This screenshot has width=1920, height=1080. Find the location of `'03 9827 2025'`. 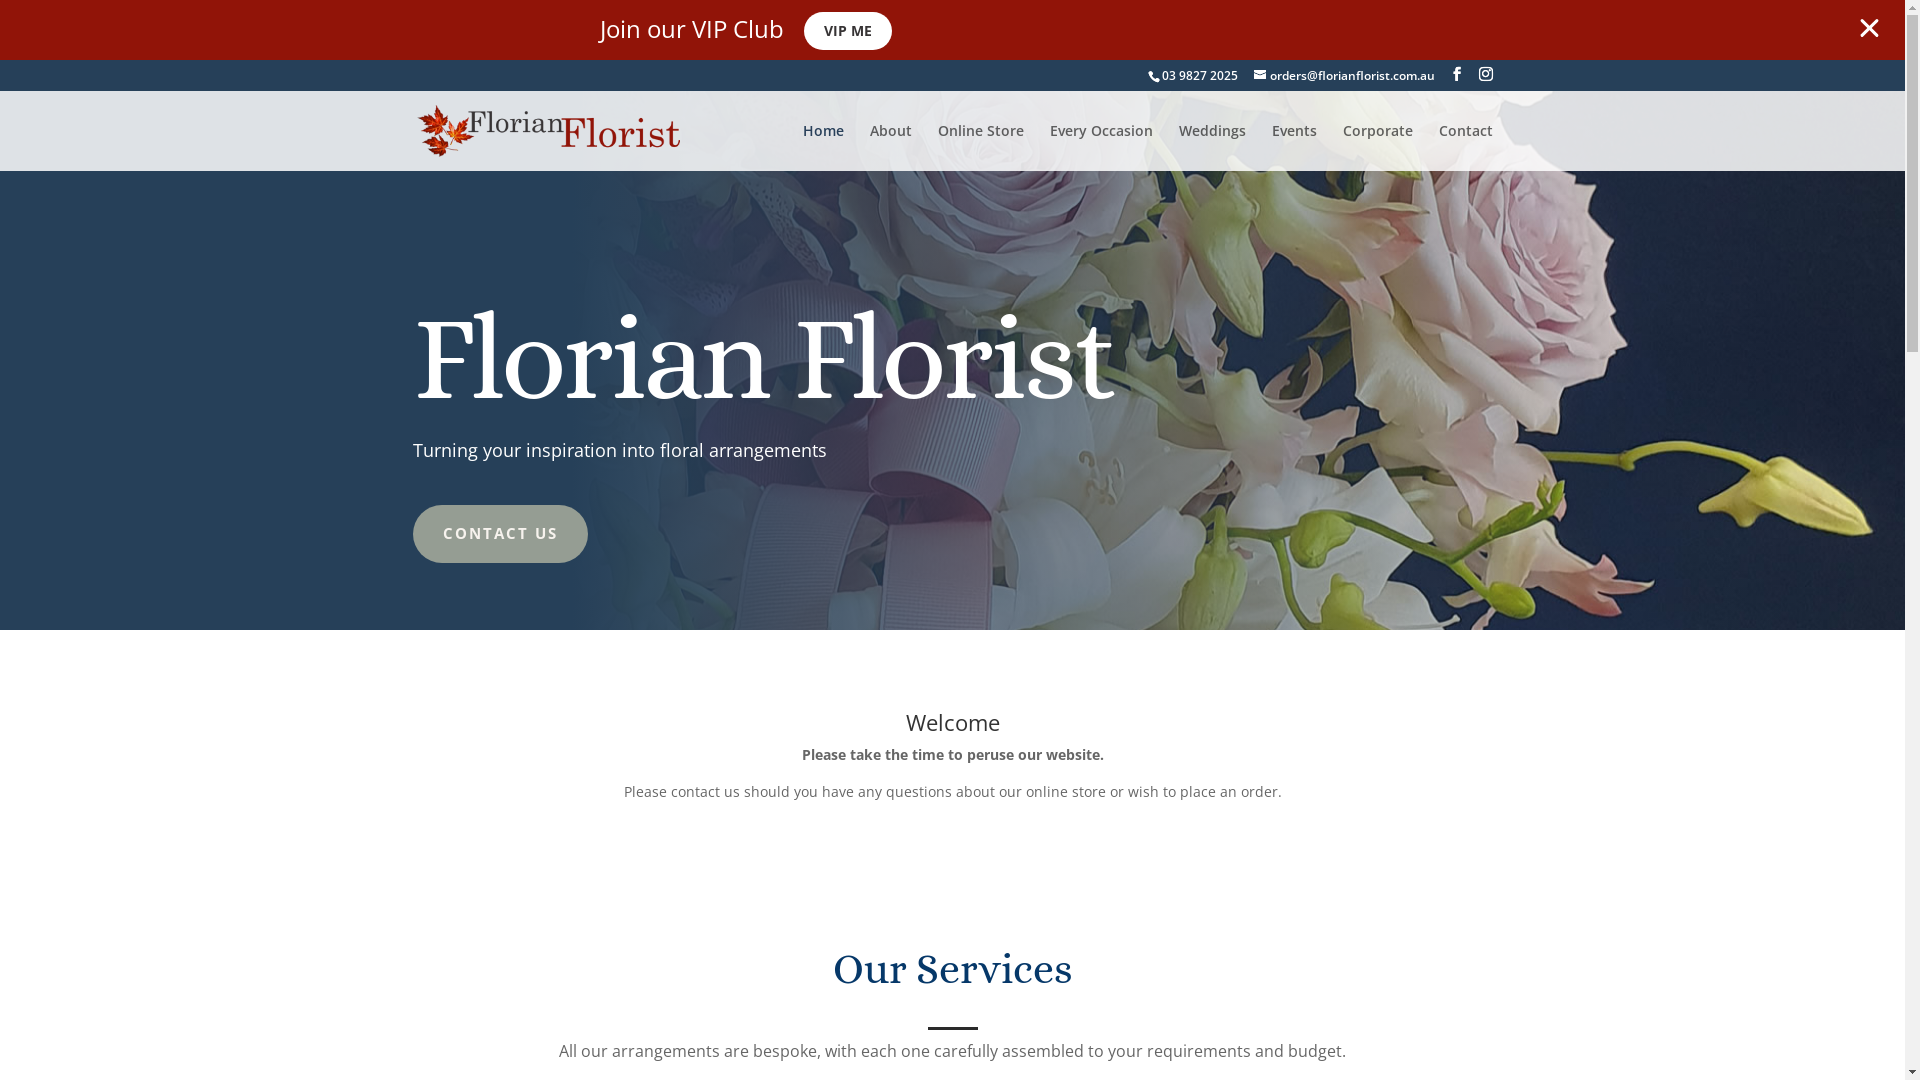

'03 9827 2025' is located at coordinates (1161, 74).